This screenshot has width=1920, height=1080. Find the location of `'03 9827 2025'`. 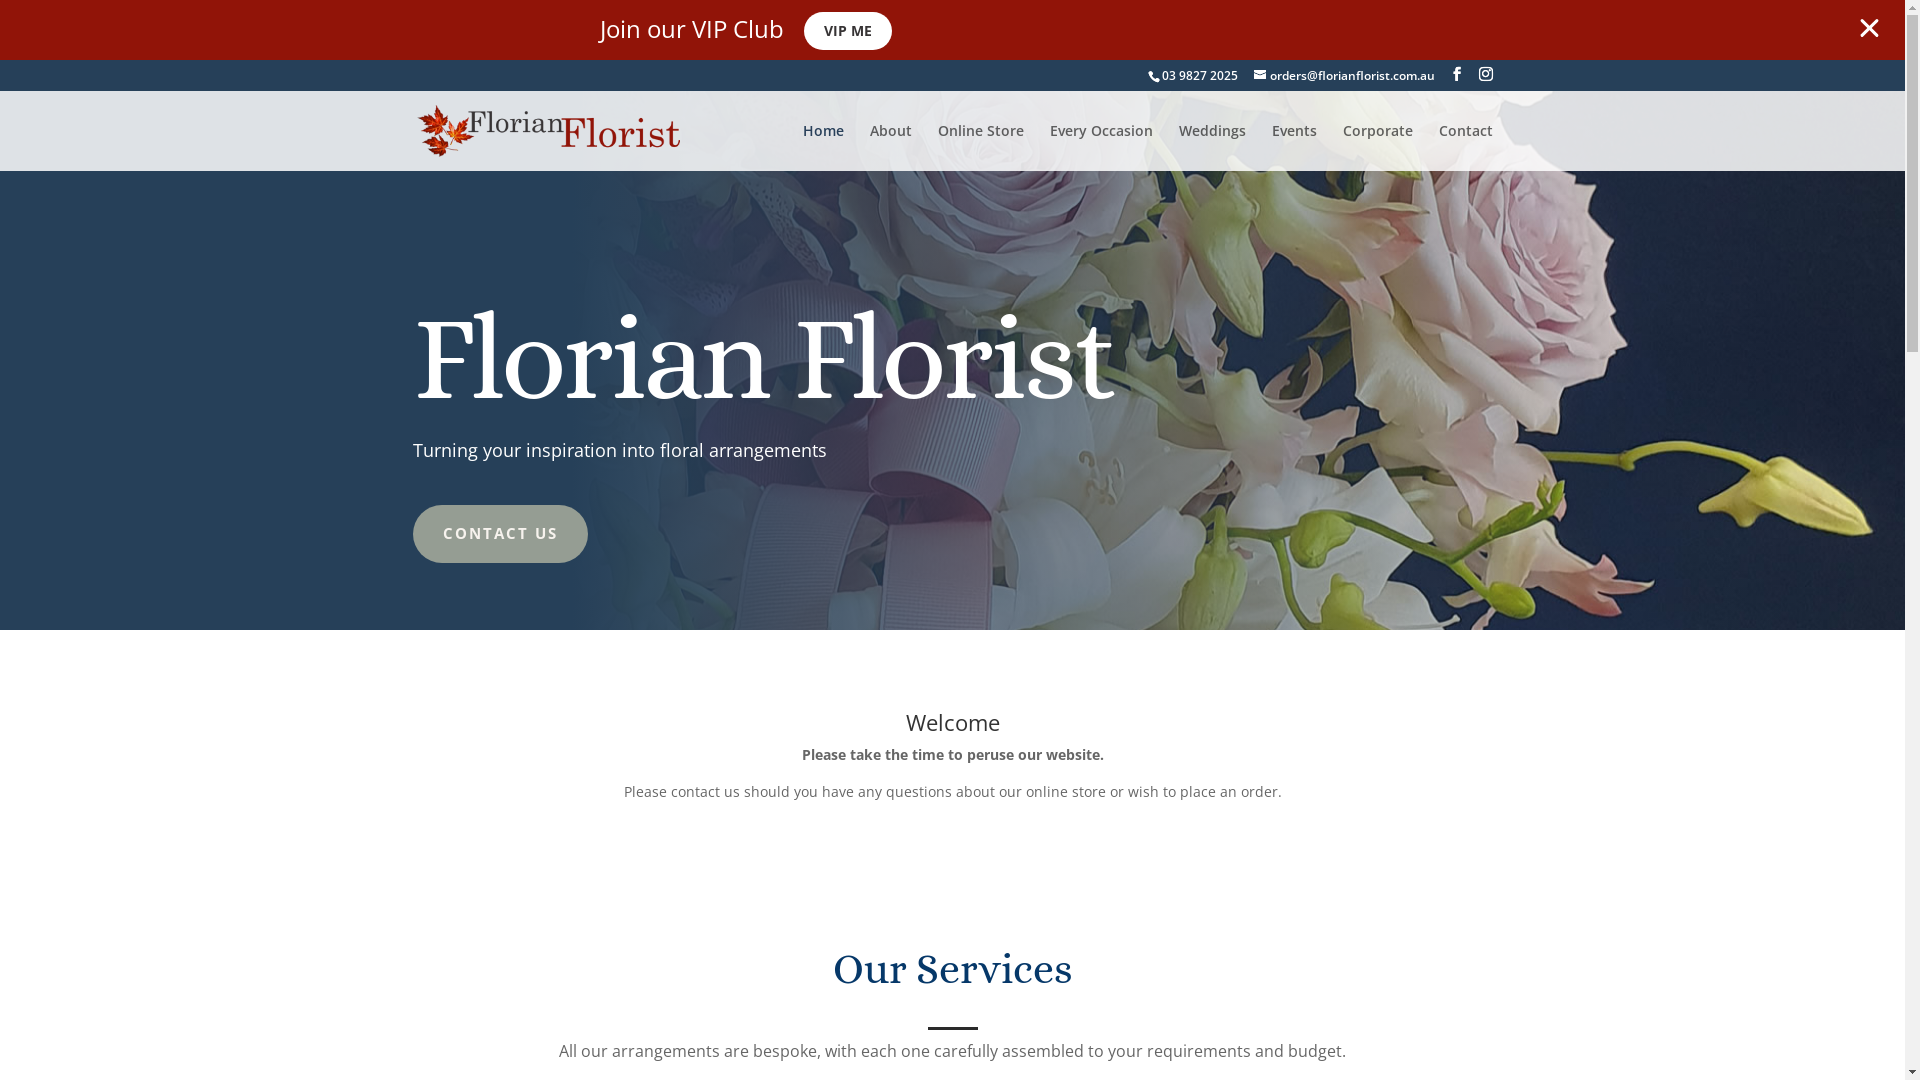

'03 9827 2025' is located at coordinates (1161, 74).